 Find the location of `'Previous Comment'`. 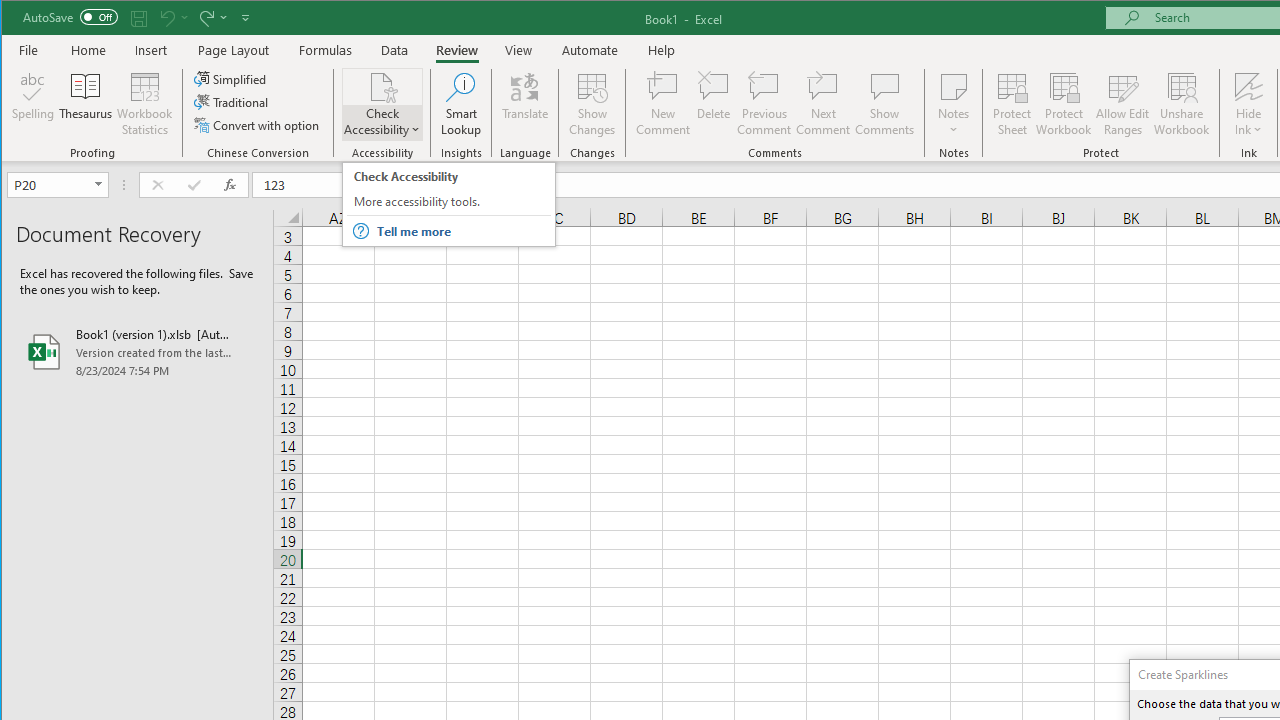

'Previous Comment' is located at coordinates (763, 104).